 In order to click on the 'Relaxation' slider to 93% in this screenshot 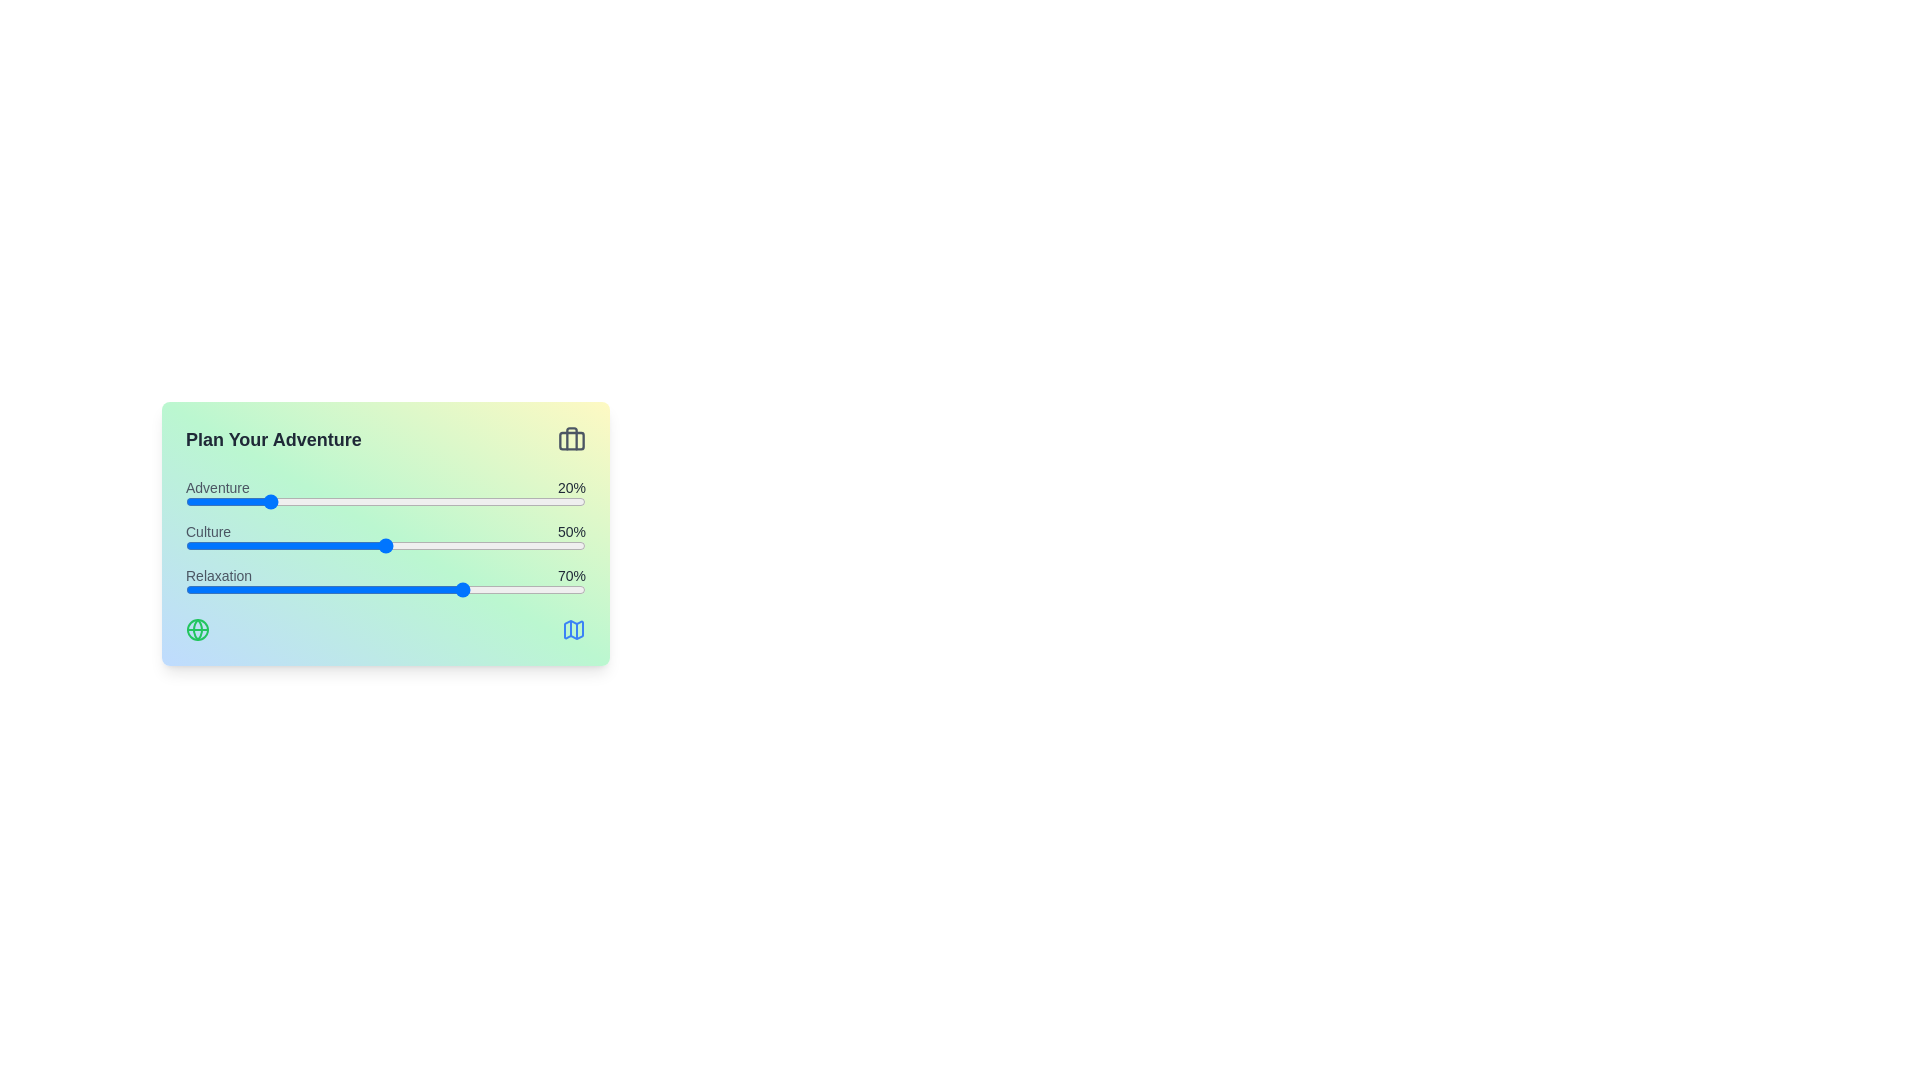, I will do `click(557, 589)`.